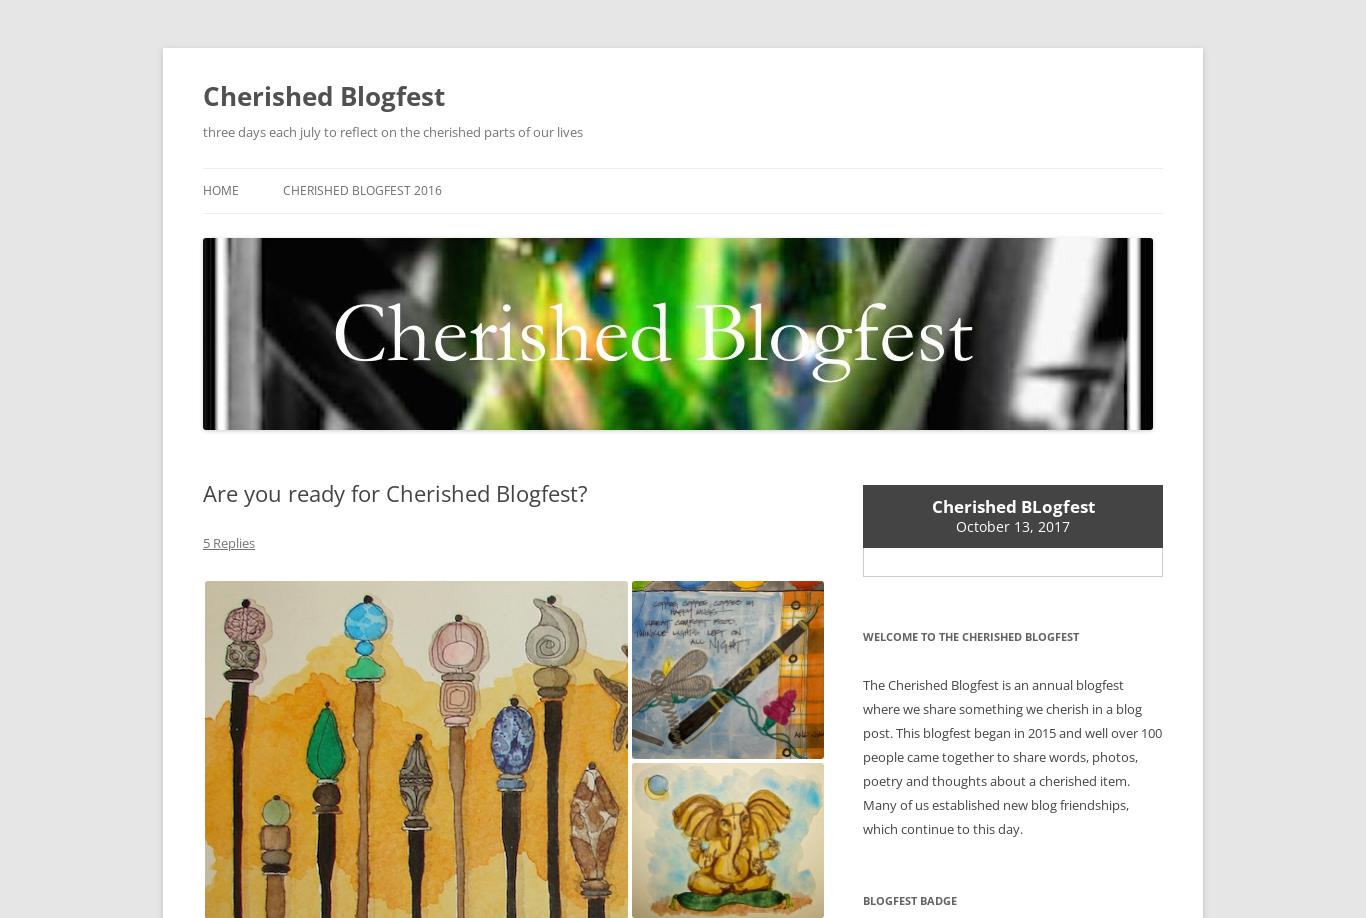 This screenshot has width=1366, height=918. What do you see at coordinates (970, 635) in the screenshot?
I see `'Welcome to the Cherished Blogfest'` at bounding box center [970, 635].